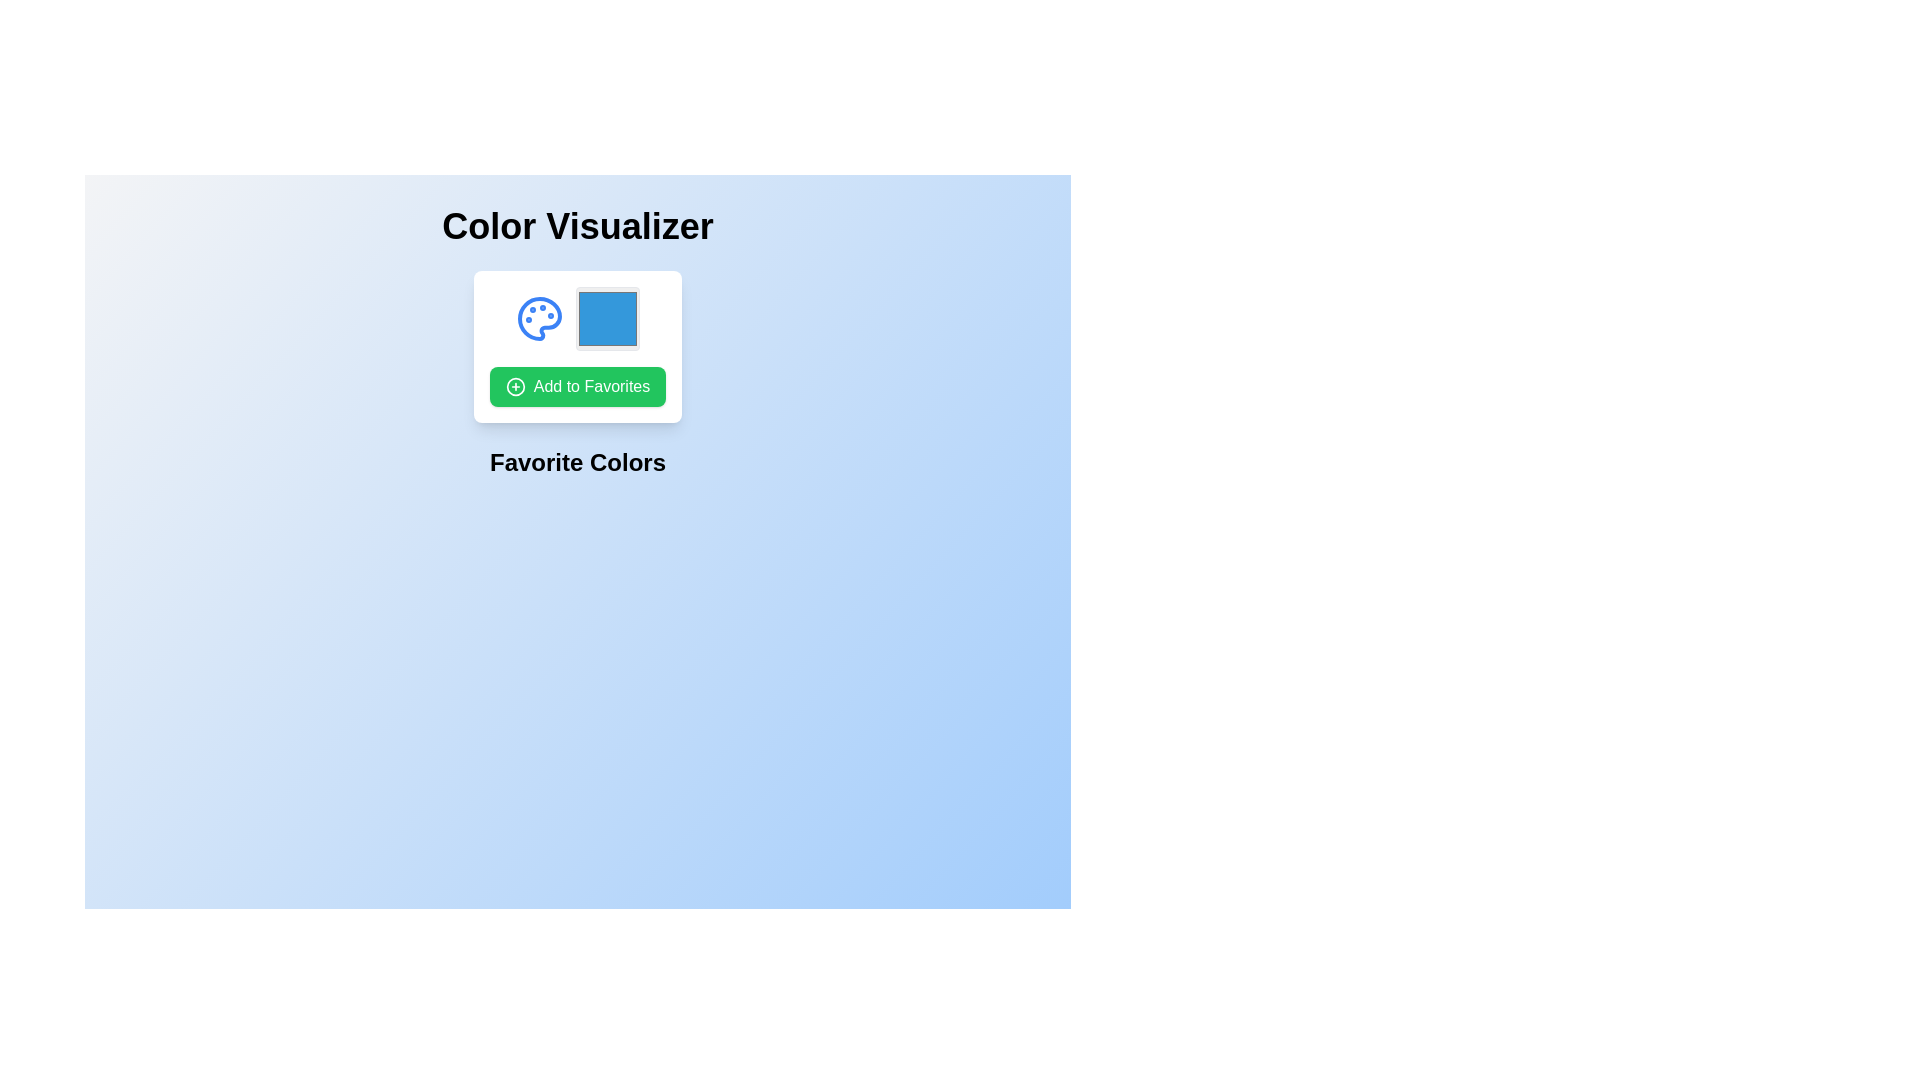  I want to click on the static text label that reads 'Color Visualizer', which is bold and large, positioned at the top of the page above other components like buttons and icons, so click(576, 226).